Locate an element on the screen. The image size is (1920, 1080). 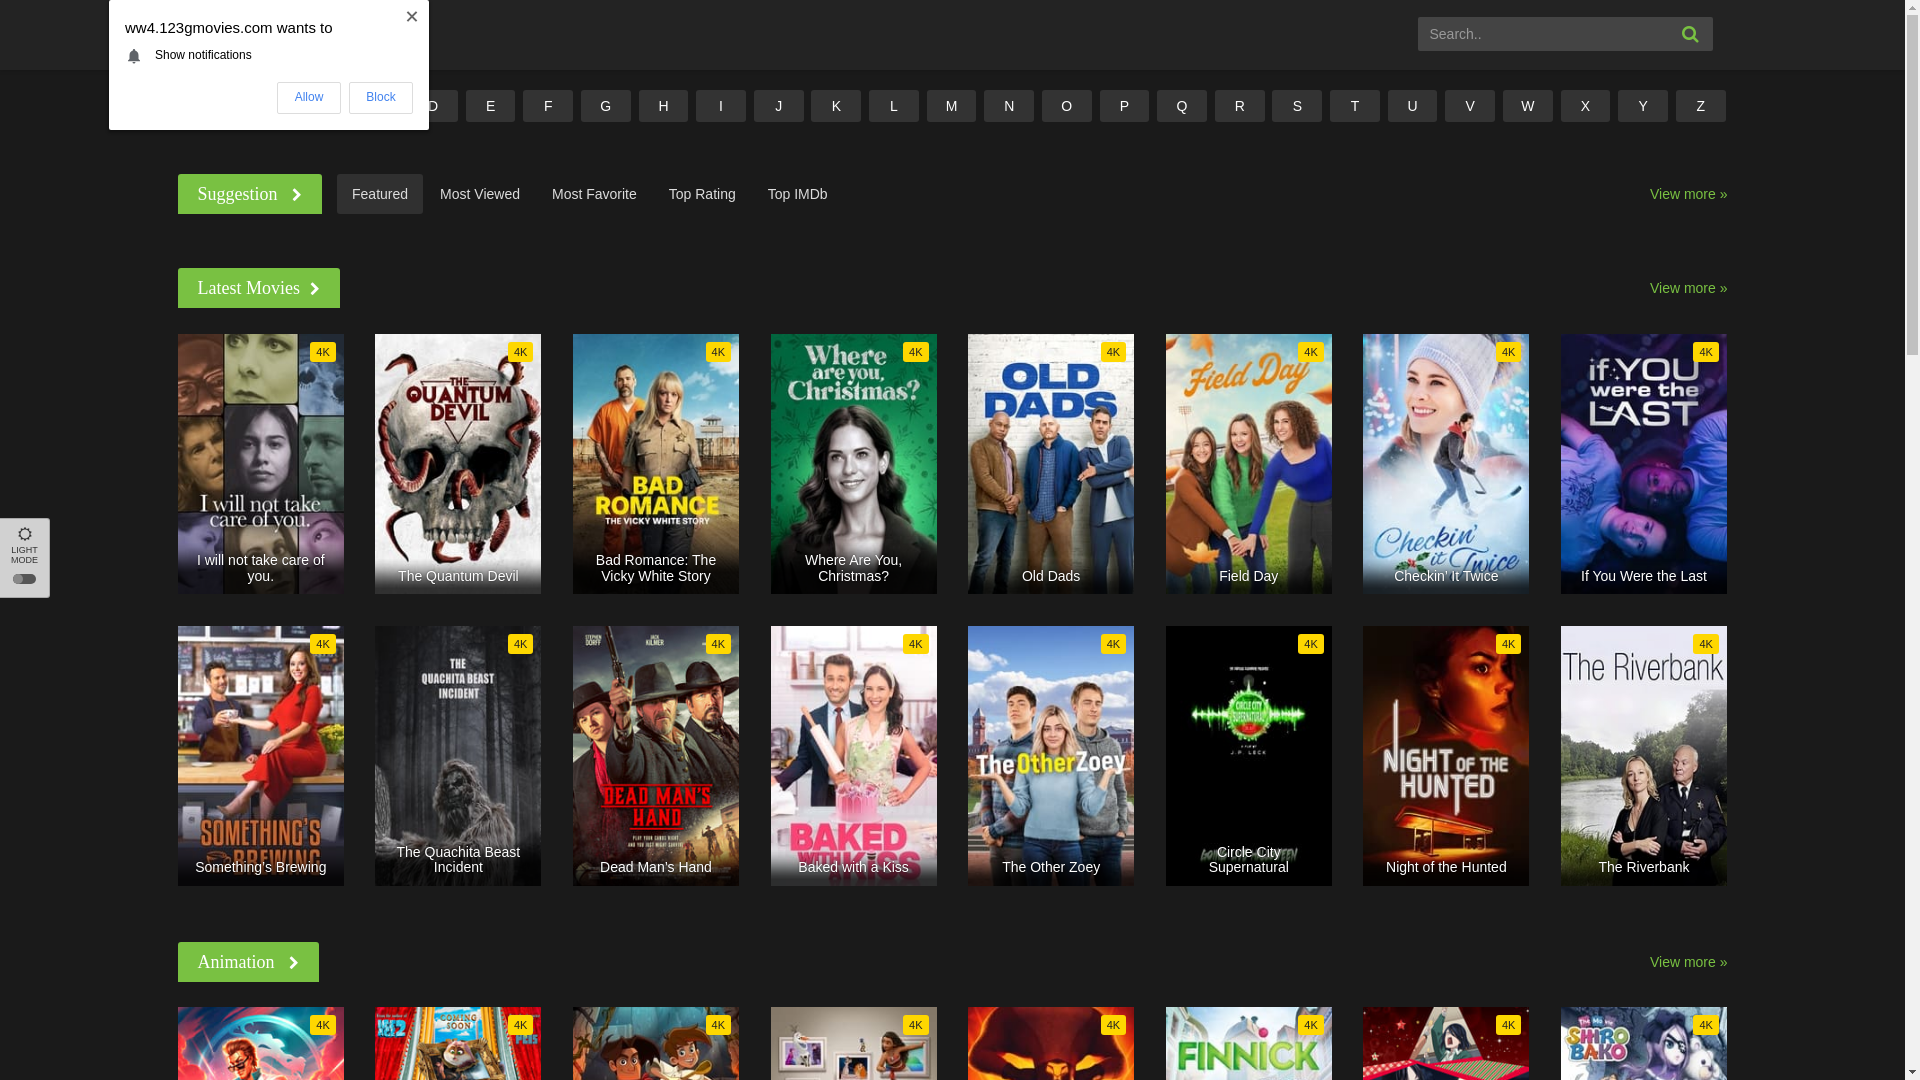
'O' is located at coordinates (1040, 105).